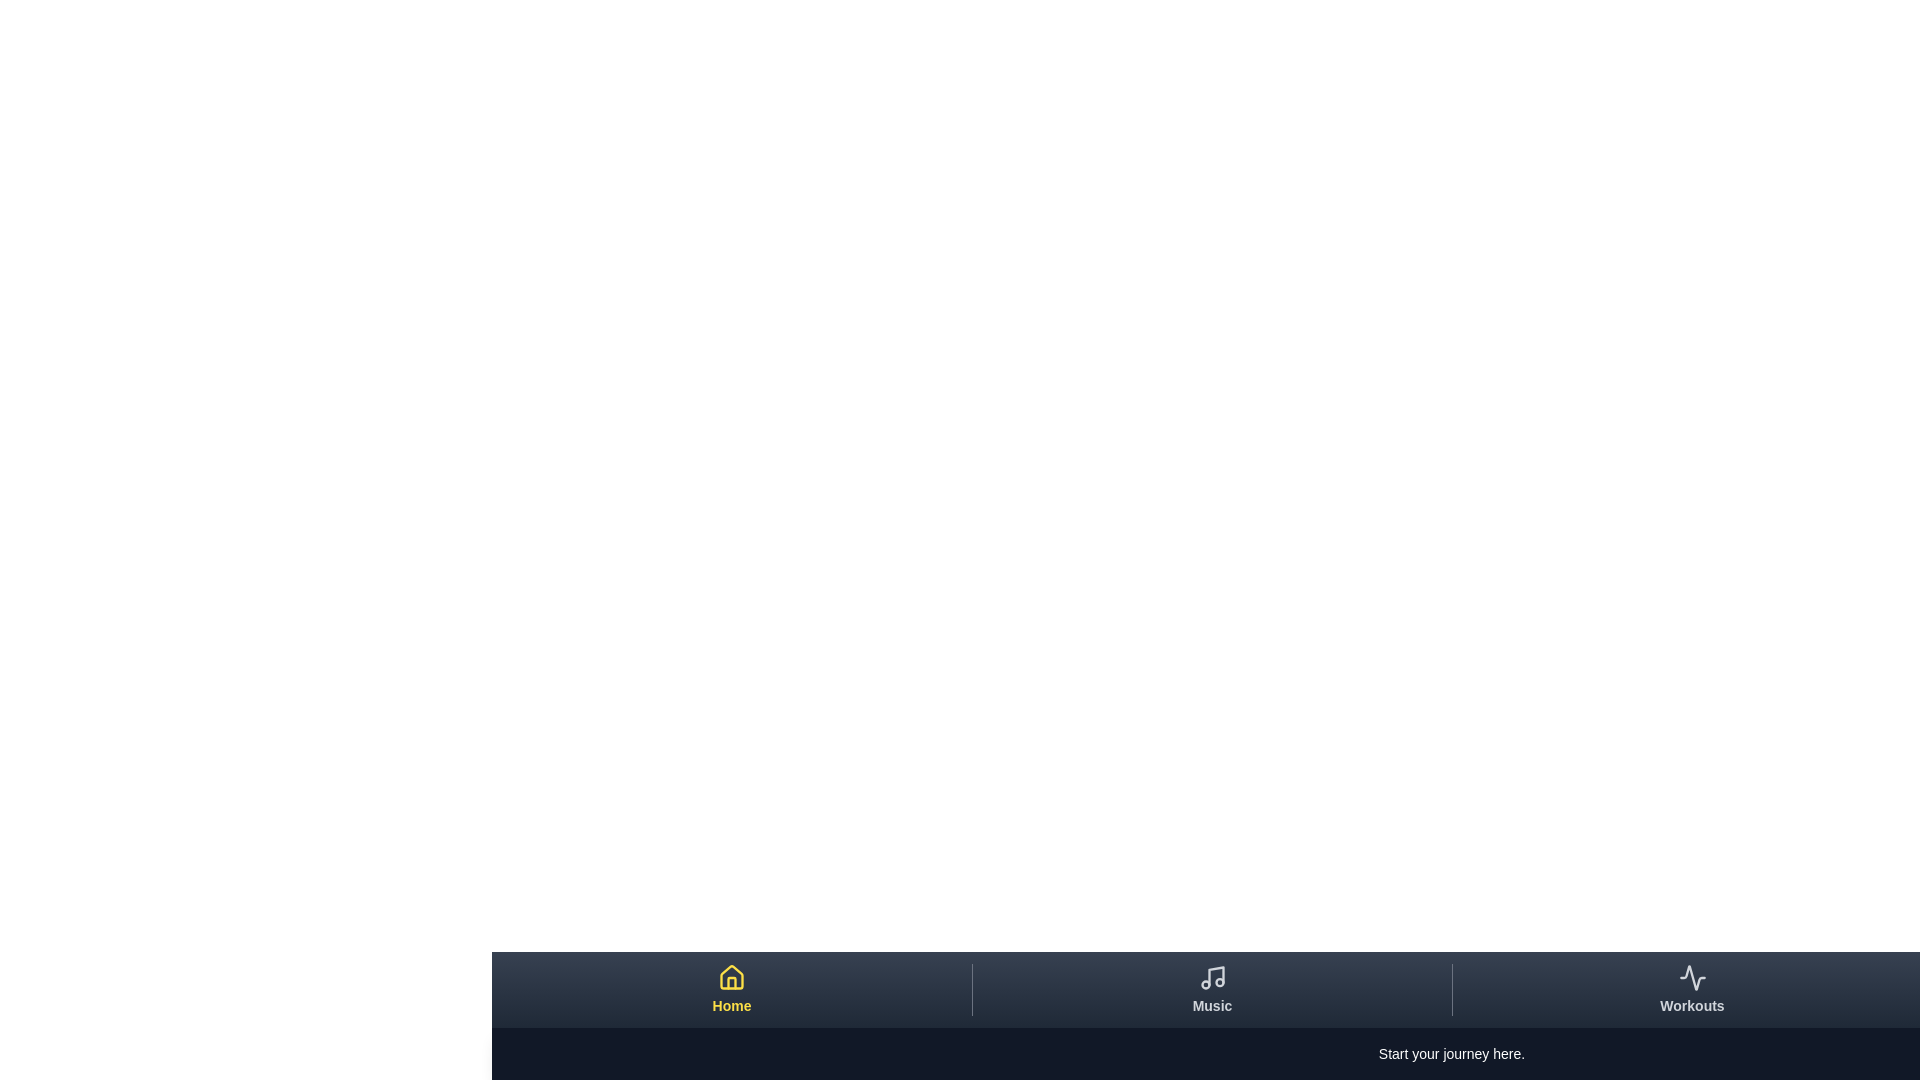 This screenshot has width=1920, height=1080. What do you see at coordinates (1210, 990) in the screenshot?
I see `the Music tab to view its content` at bounding box center [1210, 990].